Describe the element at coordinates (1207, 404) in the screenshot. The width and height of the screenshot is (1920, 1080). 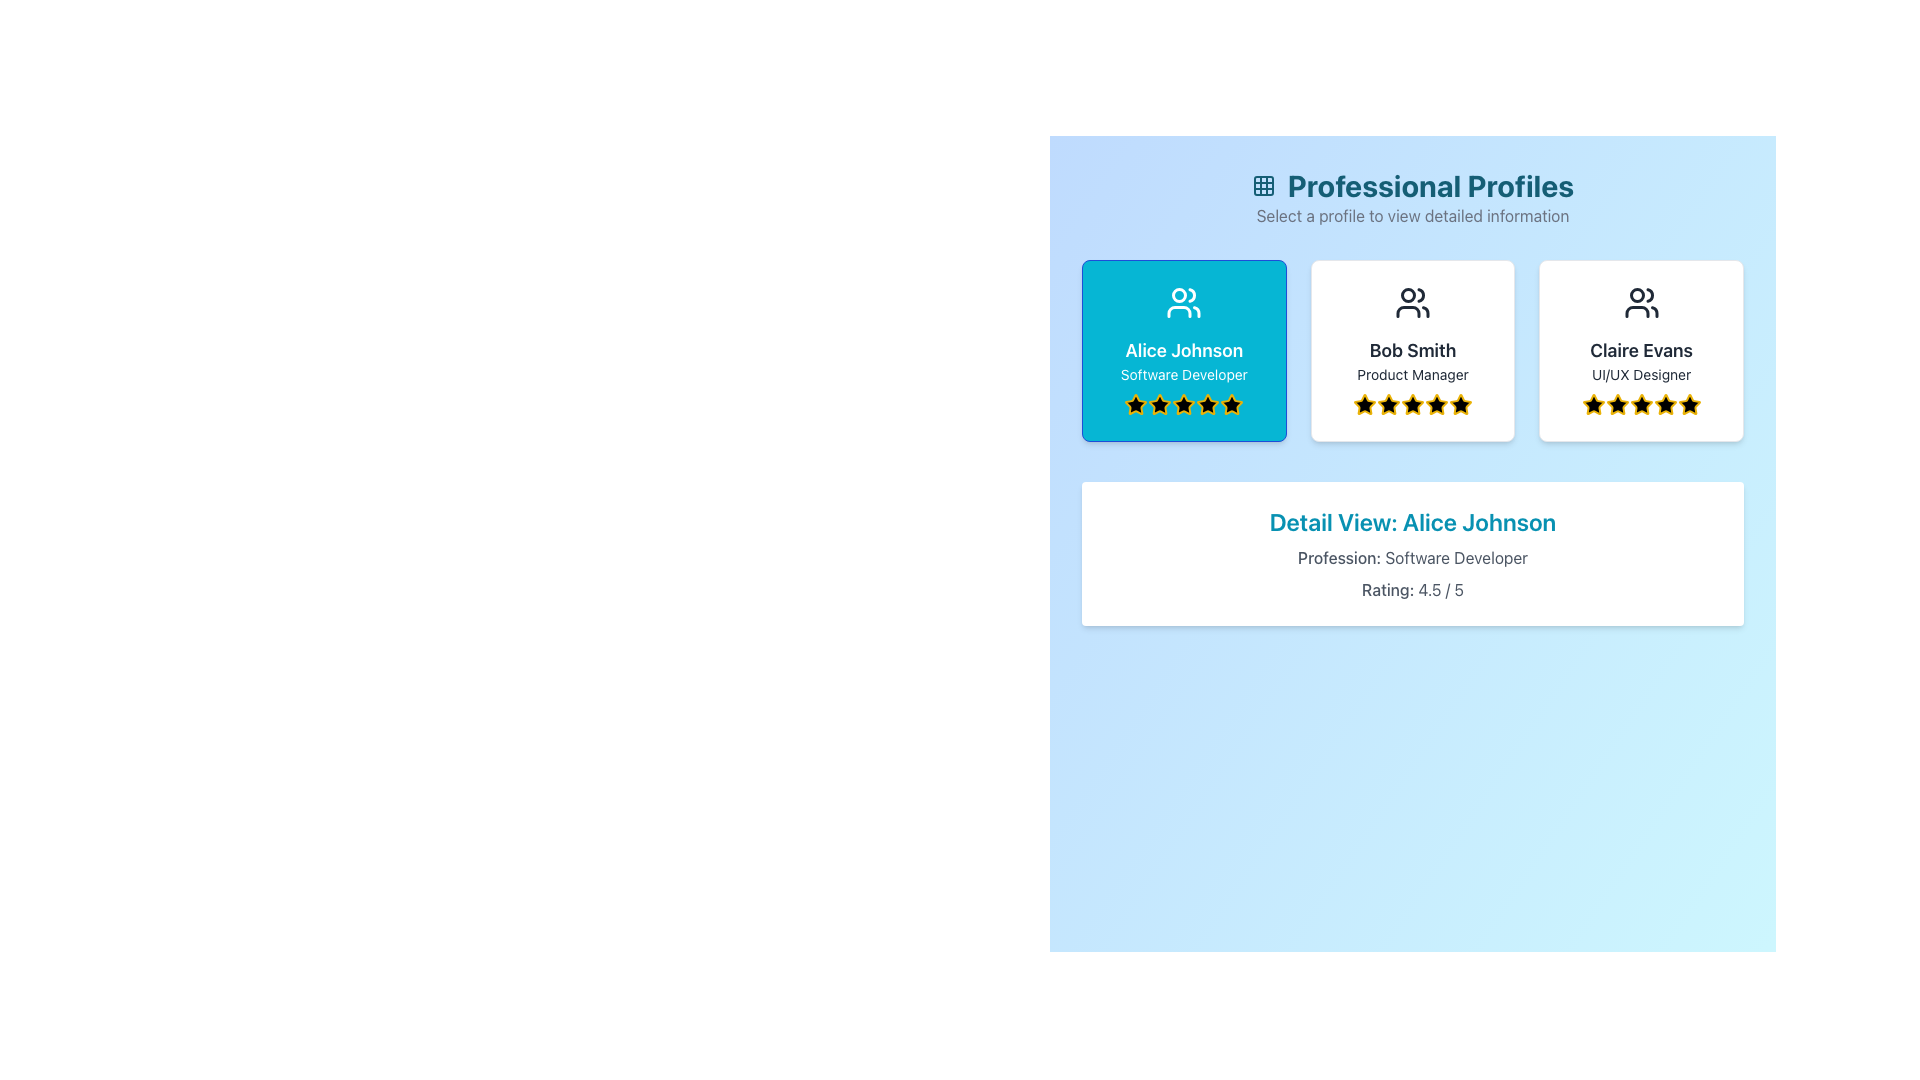
I see `the fifth star icon in the rating system located beneath the card displaying 'Alice Johnson - Software Developer'` at that location.